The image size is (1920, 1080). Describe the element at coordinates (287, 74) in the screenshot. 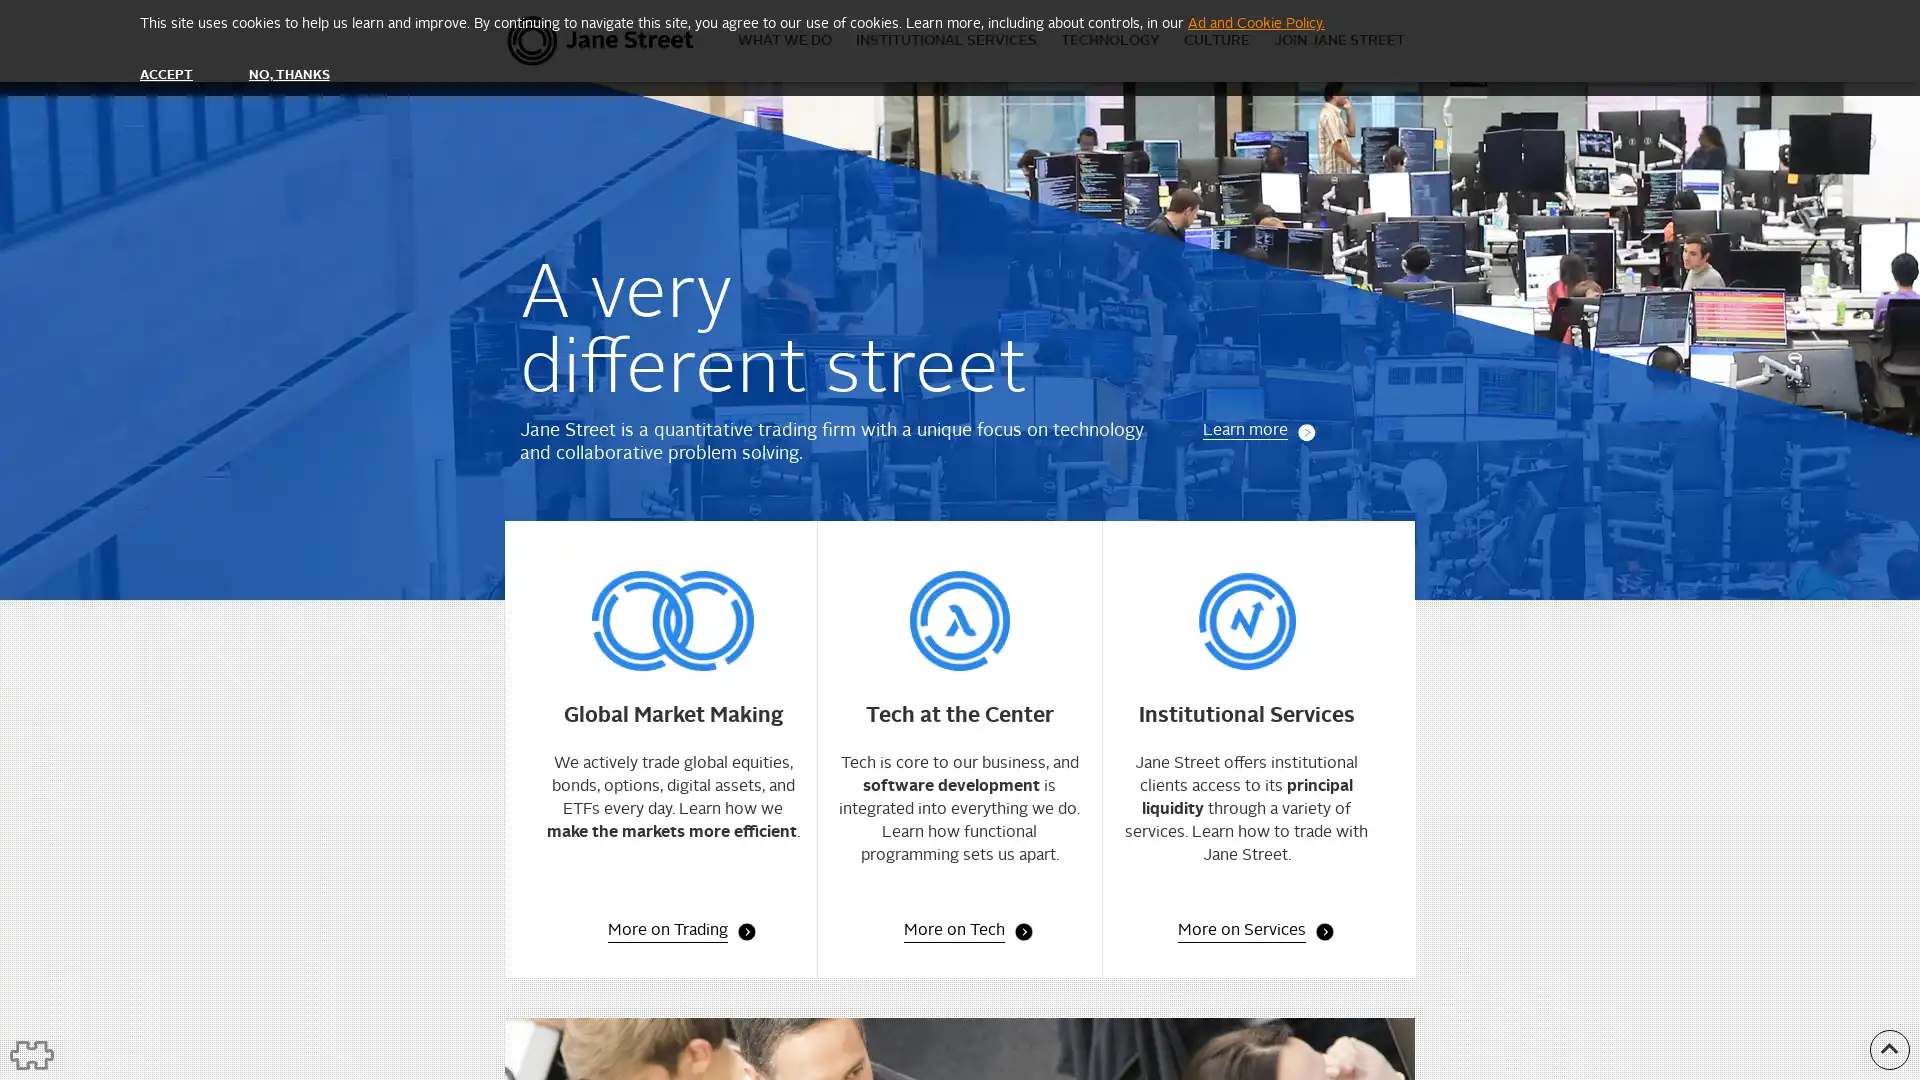

I see `deny cookies` at that location.